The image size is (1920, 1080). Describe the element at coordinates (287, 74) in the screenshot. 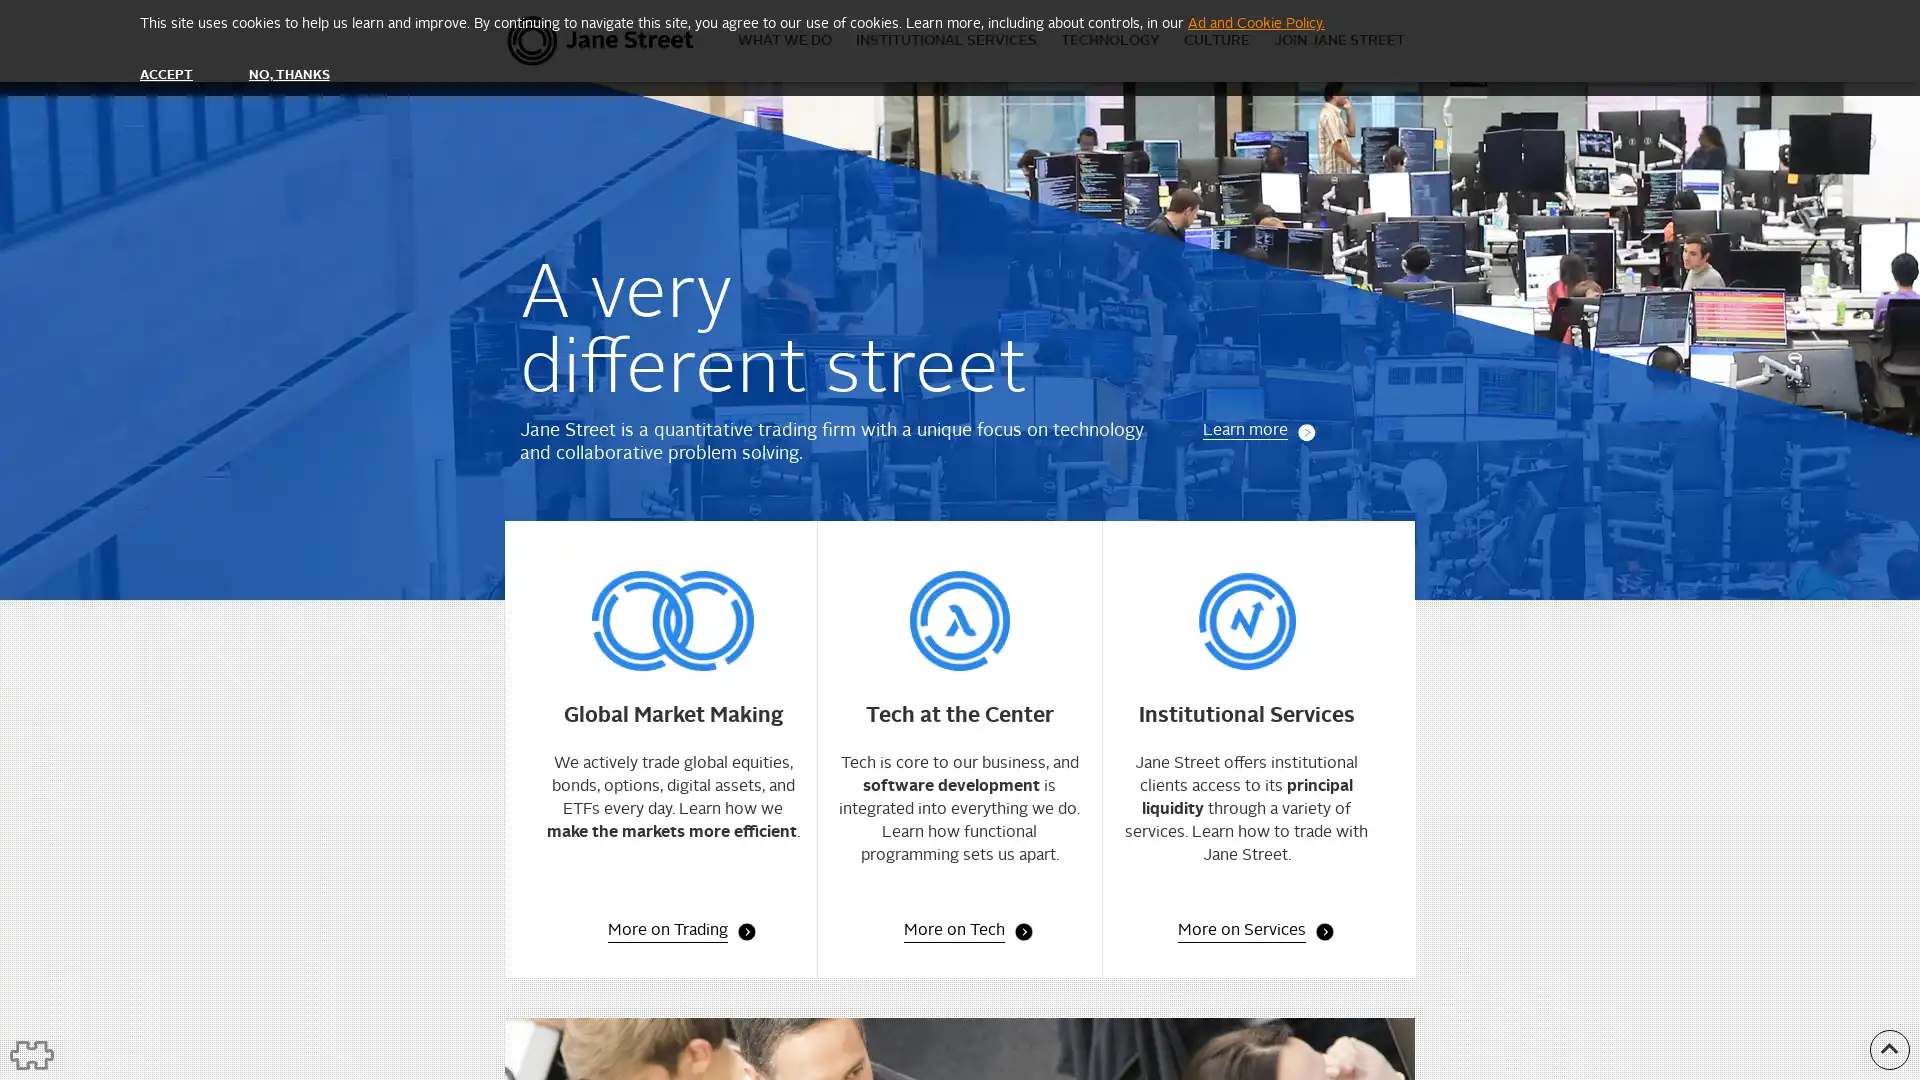

I see `deny cookies` at that location.